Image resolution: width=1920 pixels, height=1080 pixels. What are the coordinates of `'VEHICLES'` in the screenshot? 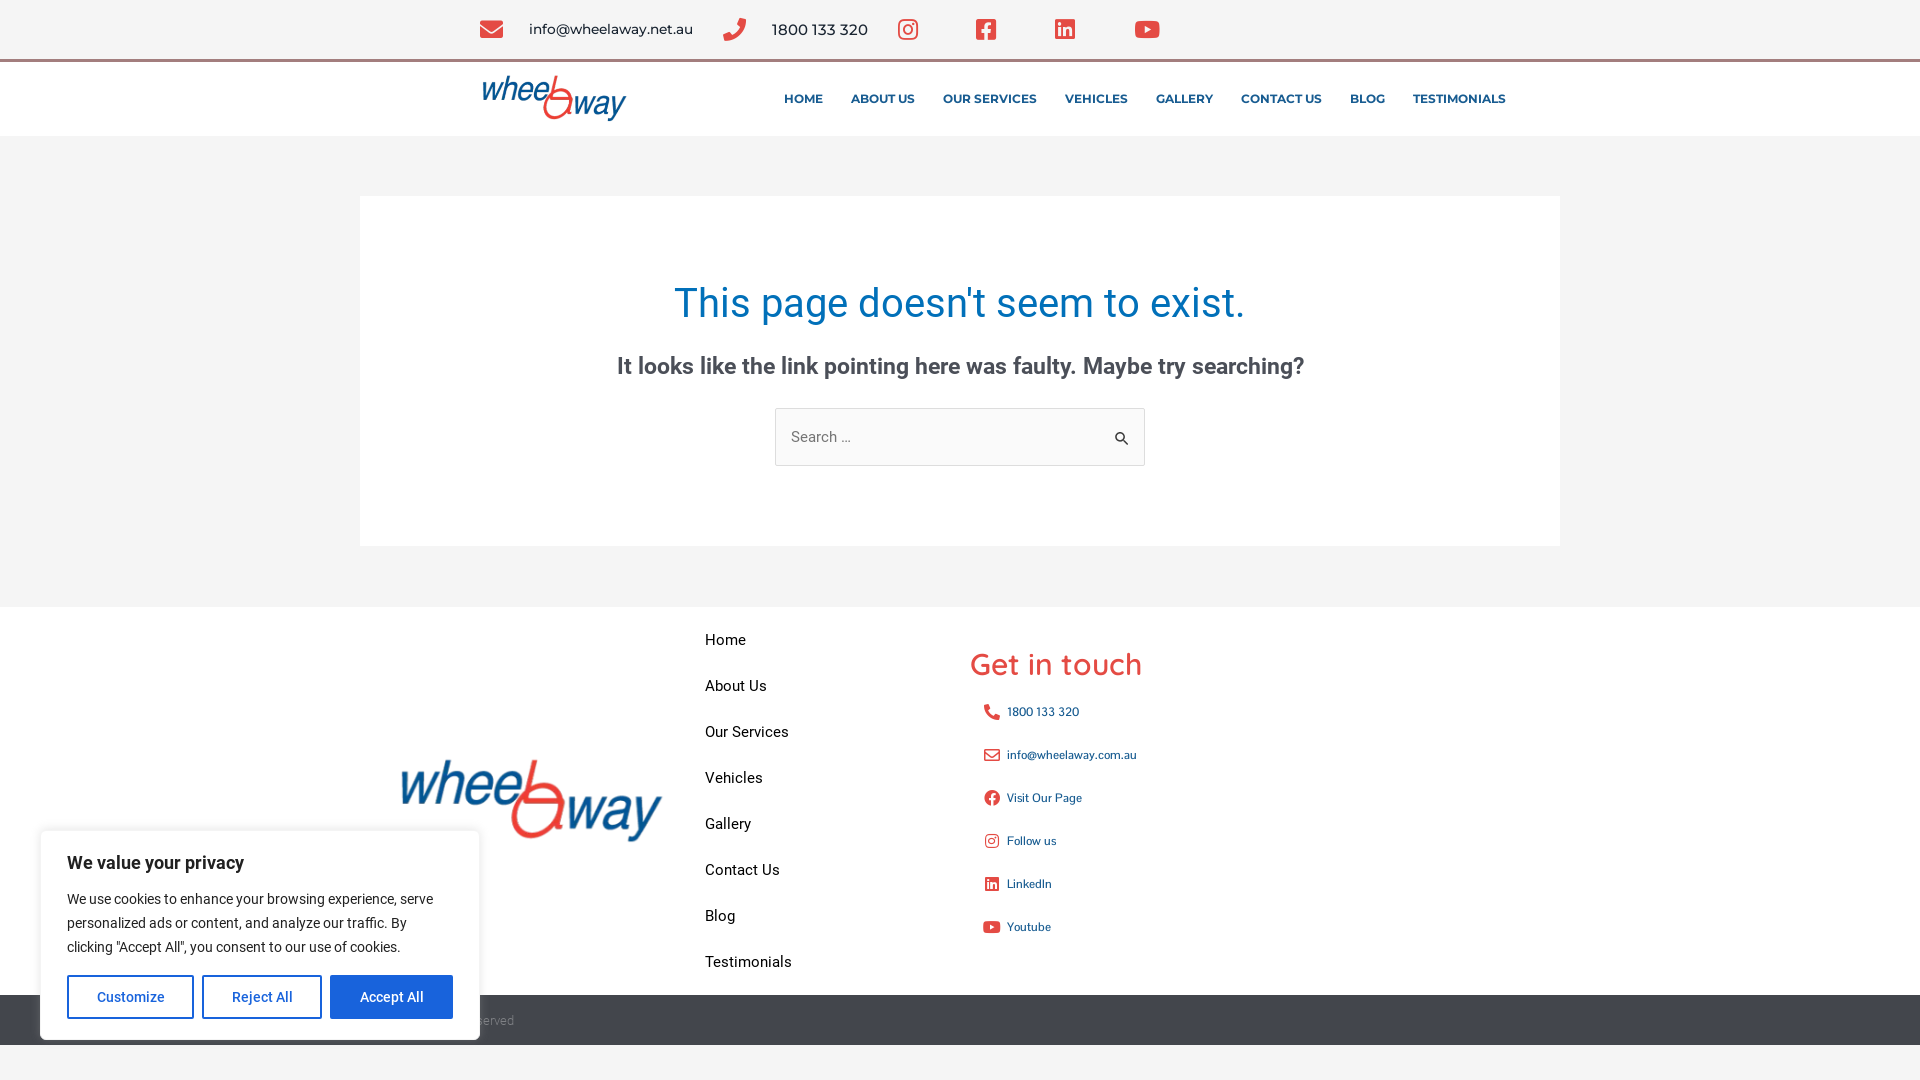 It's located at (1095, 99).